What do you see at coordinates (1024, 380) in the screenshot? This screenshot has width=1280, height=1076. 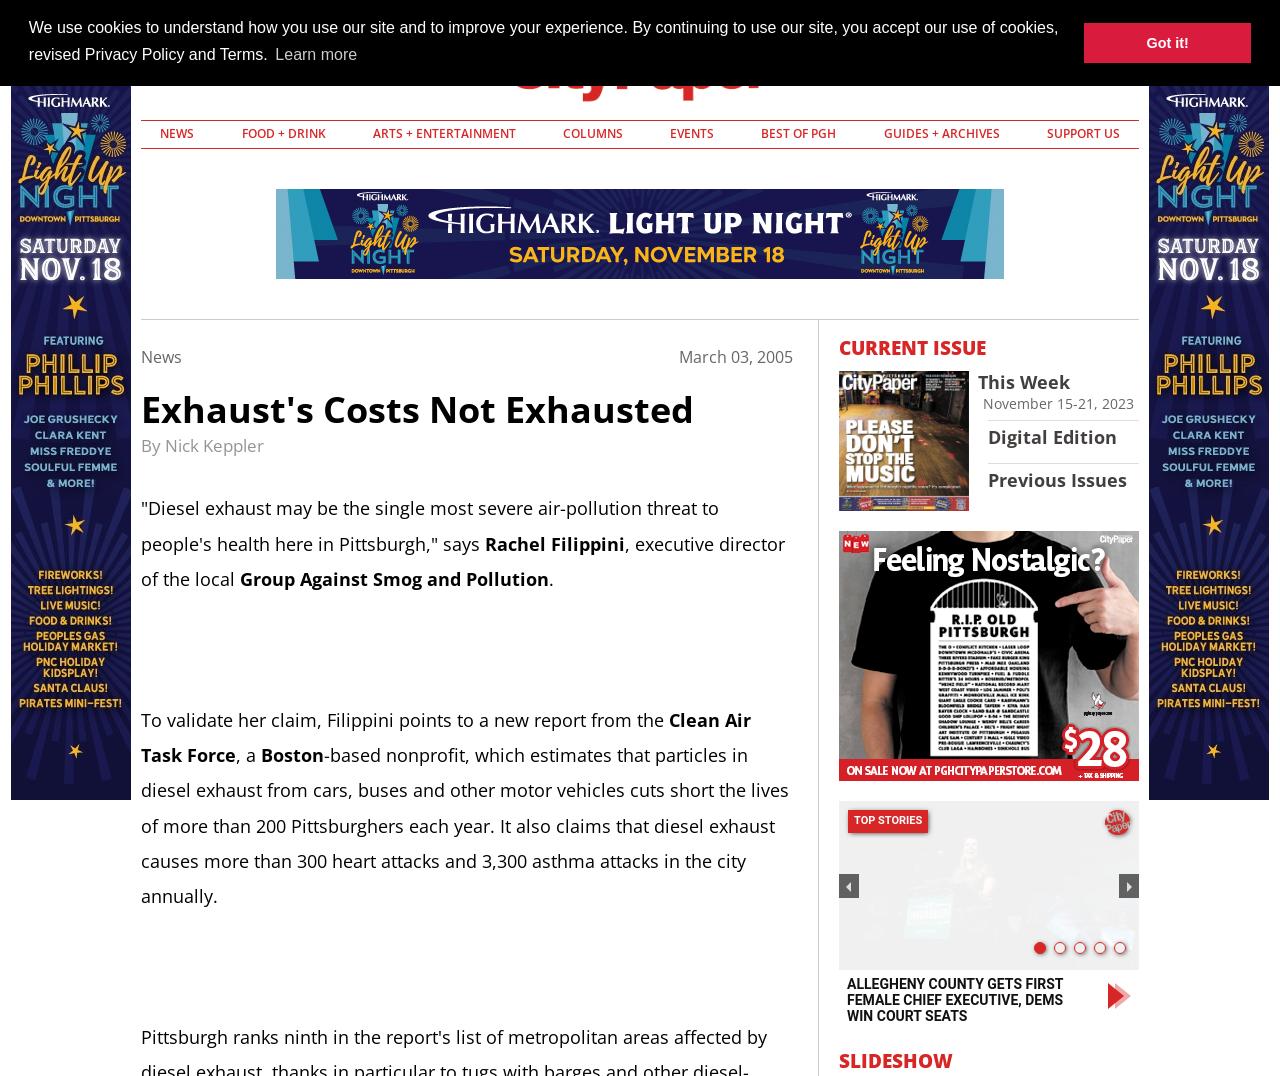 I see `'This Week'` at bounding box center [1024, 380].